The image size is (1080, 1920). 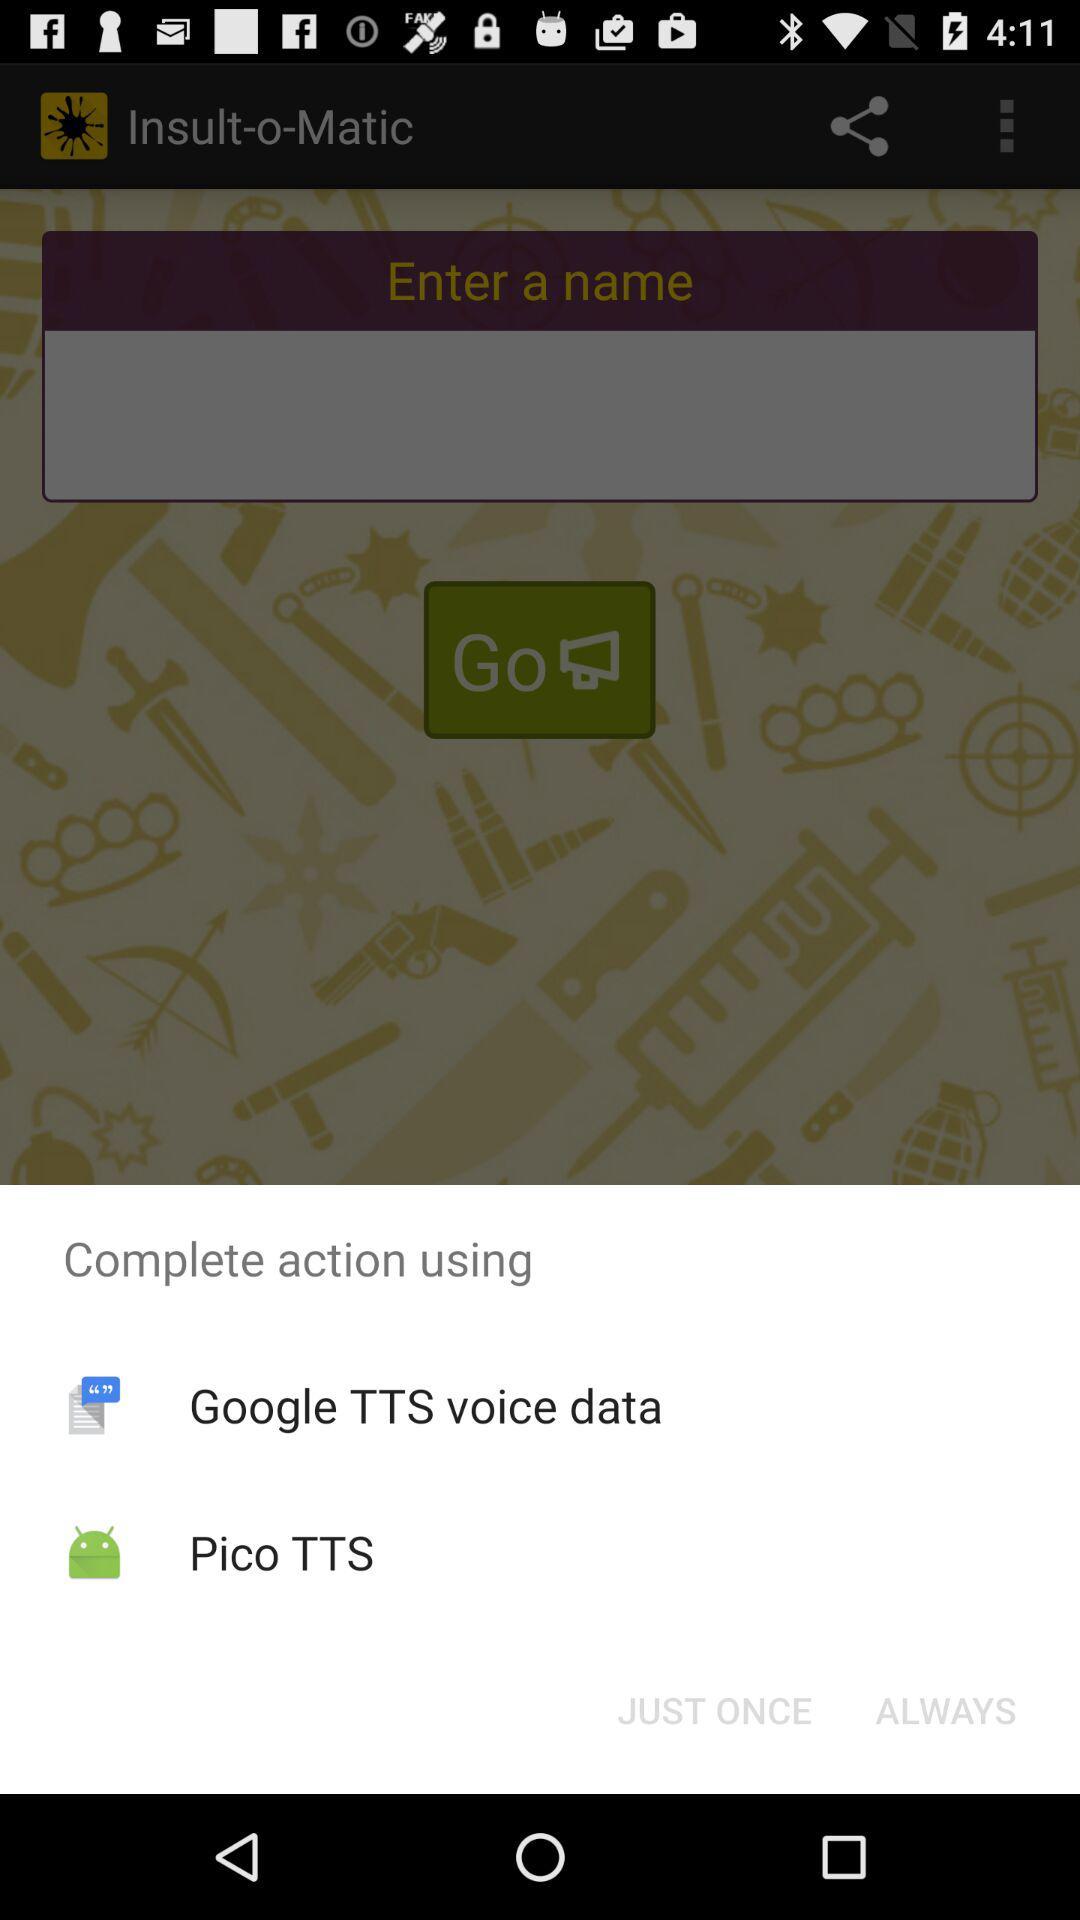 I want to click on pico tts icon, so click(x=281, y=1551).